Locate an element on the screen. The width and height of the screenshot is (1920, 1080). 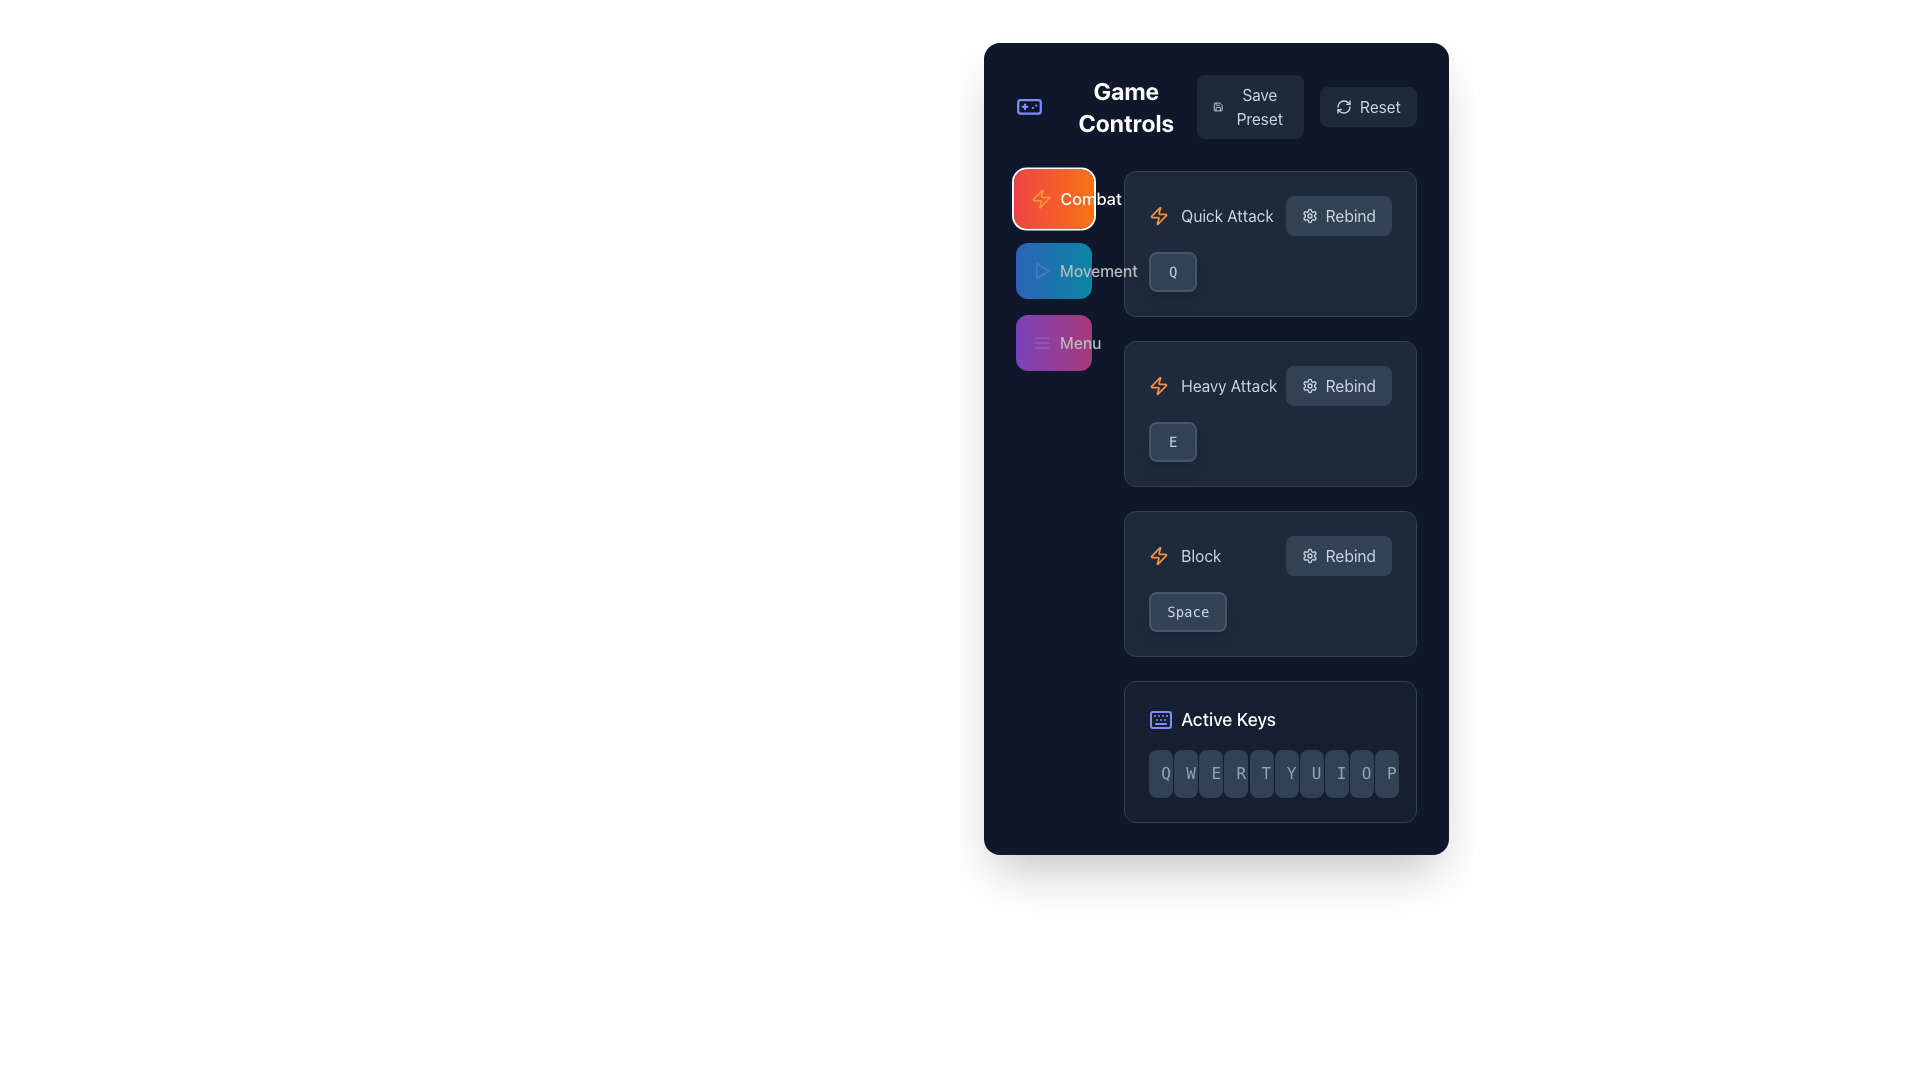
the button located below 'Combat' (orange) and 'Movement' (blue) in the vertical list to receive additional visual feedback is located at coordinates (1065, 342).